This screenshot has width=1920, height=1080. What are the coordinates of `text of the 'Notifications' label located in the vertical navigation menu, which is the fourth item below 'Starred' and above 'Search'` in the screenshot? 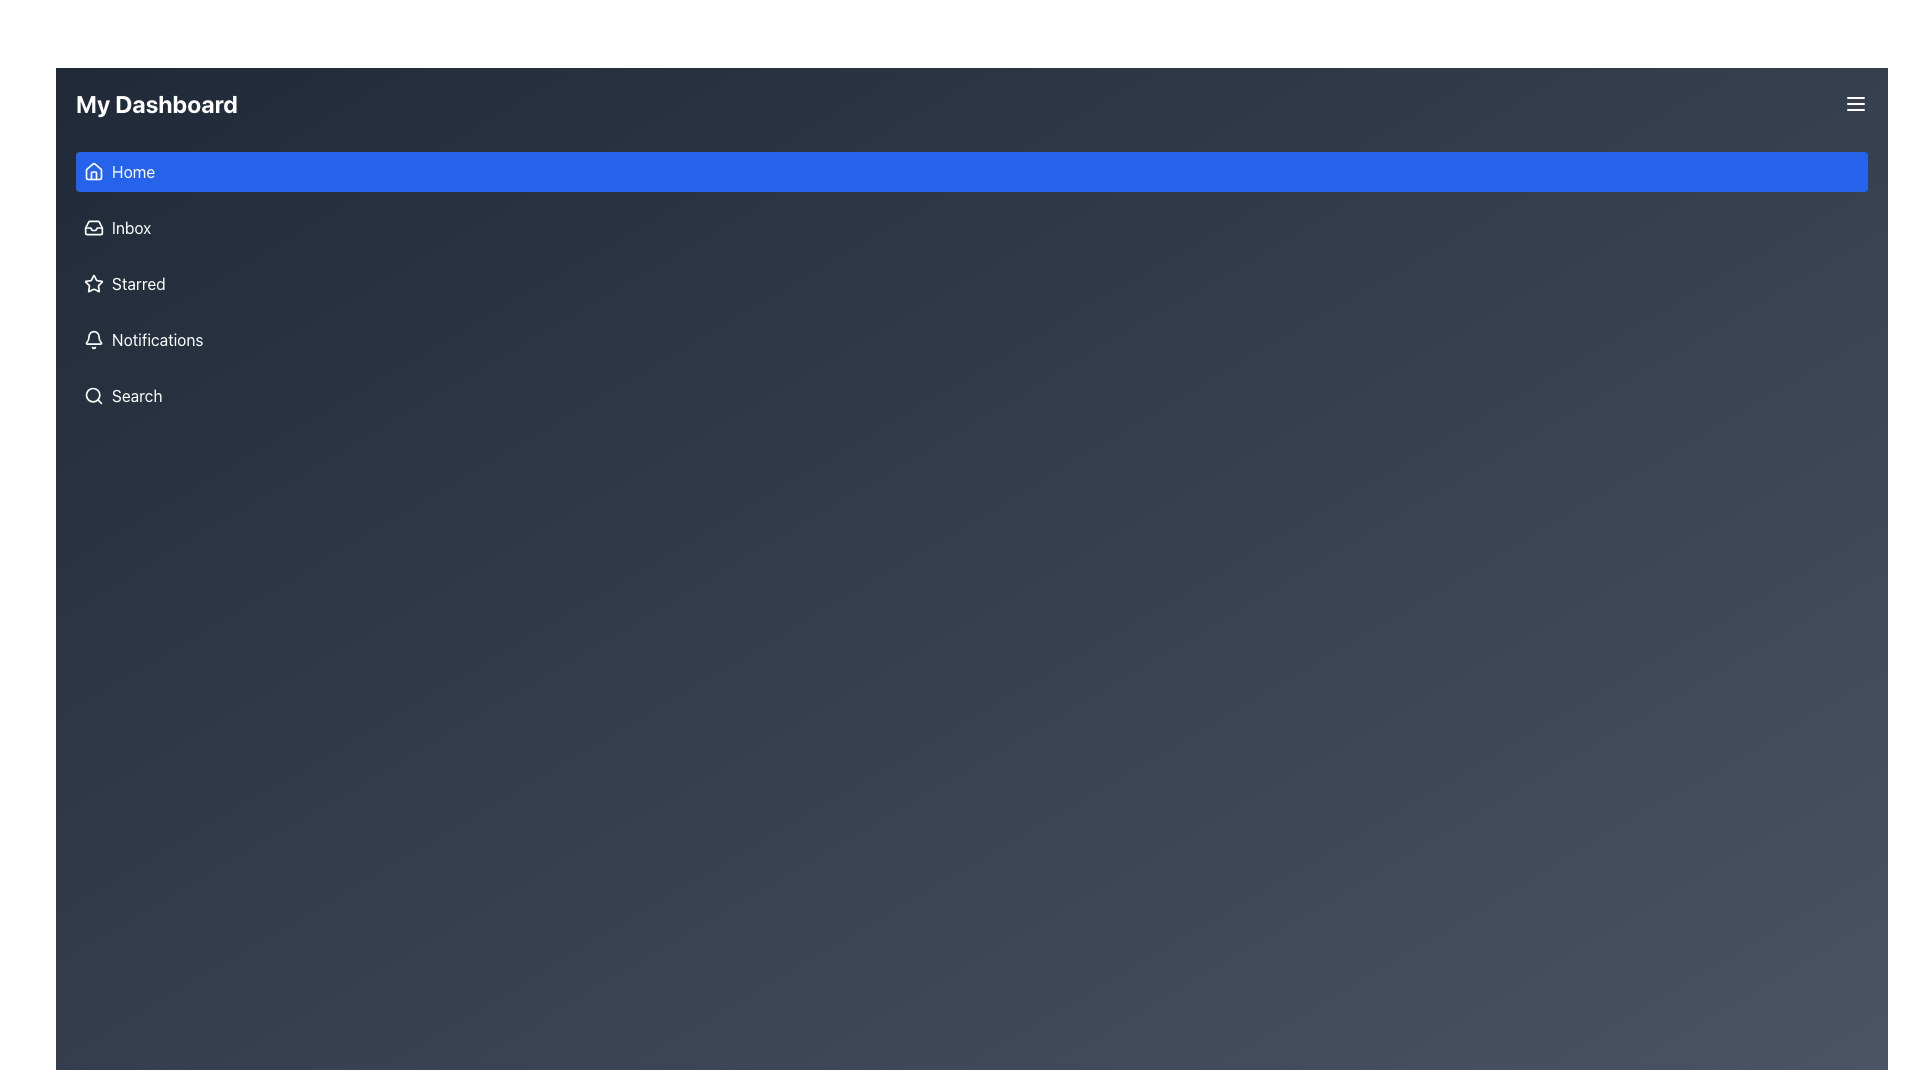 It's located at (156, 338).